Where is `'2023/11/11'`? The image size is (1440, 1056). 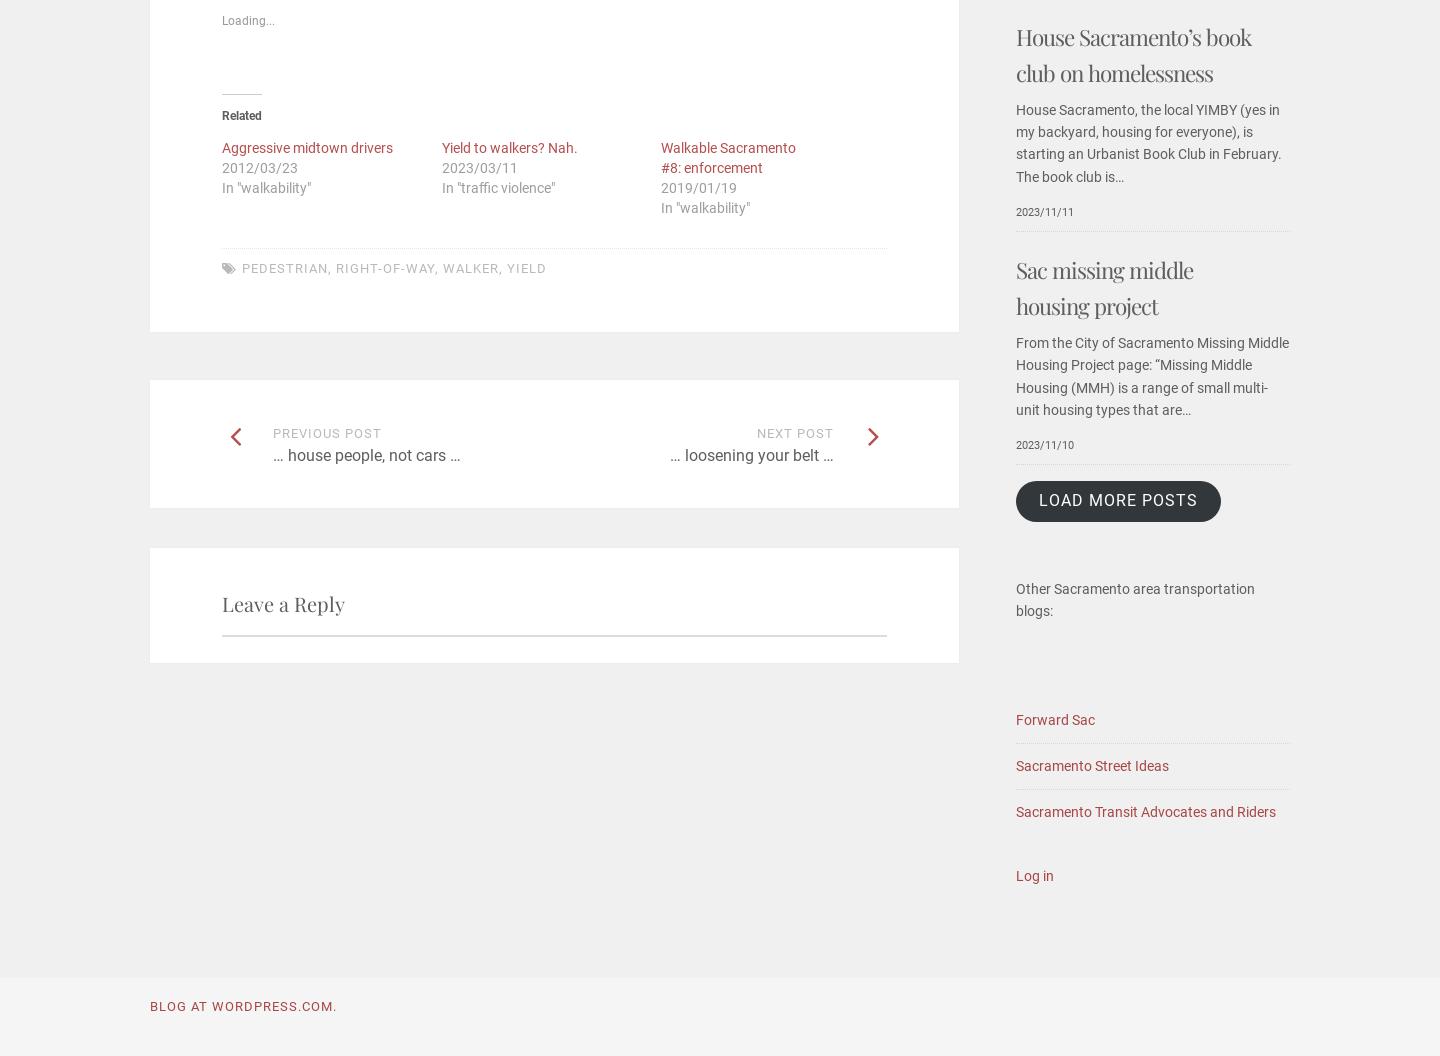 '2023/11/11' is located at coordinates (1045, 211).